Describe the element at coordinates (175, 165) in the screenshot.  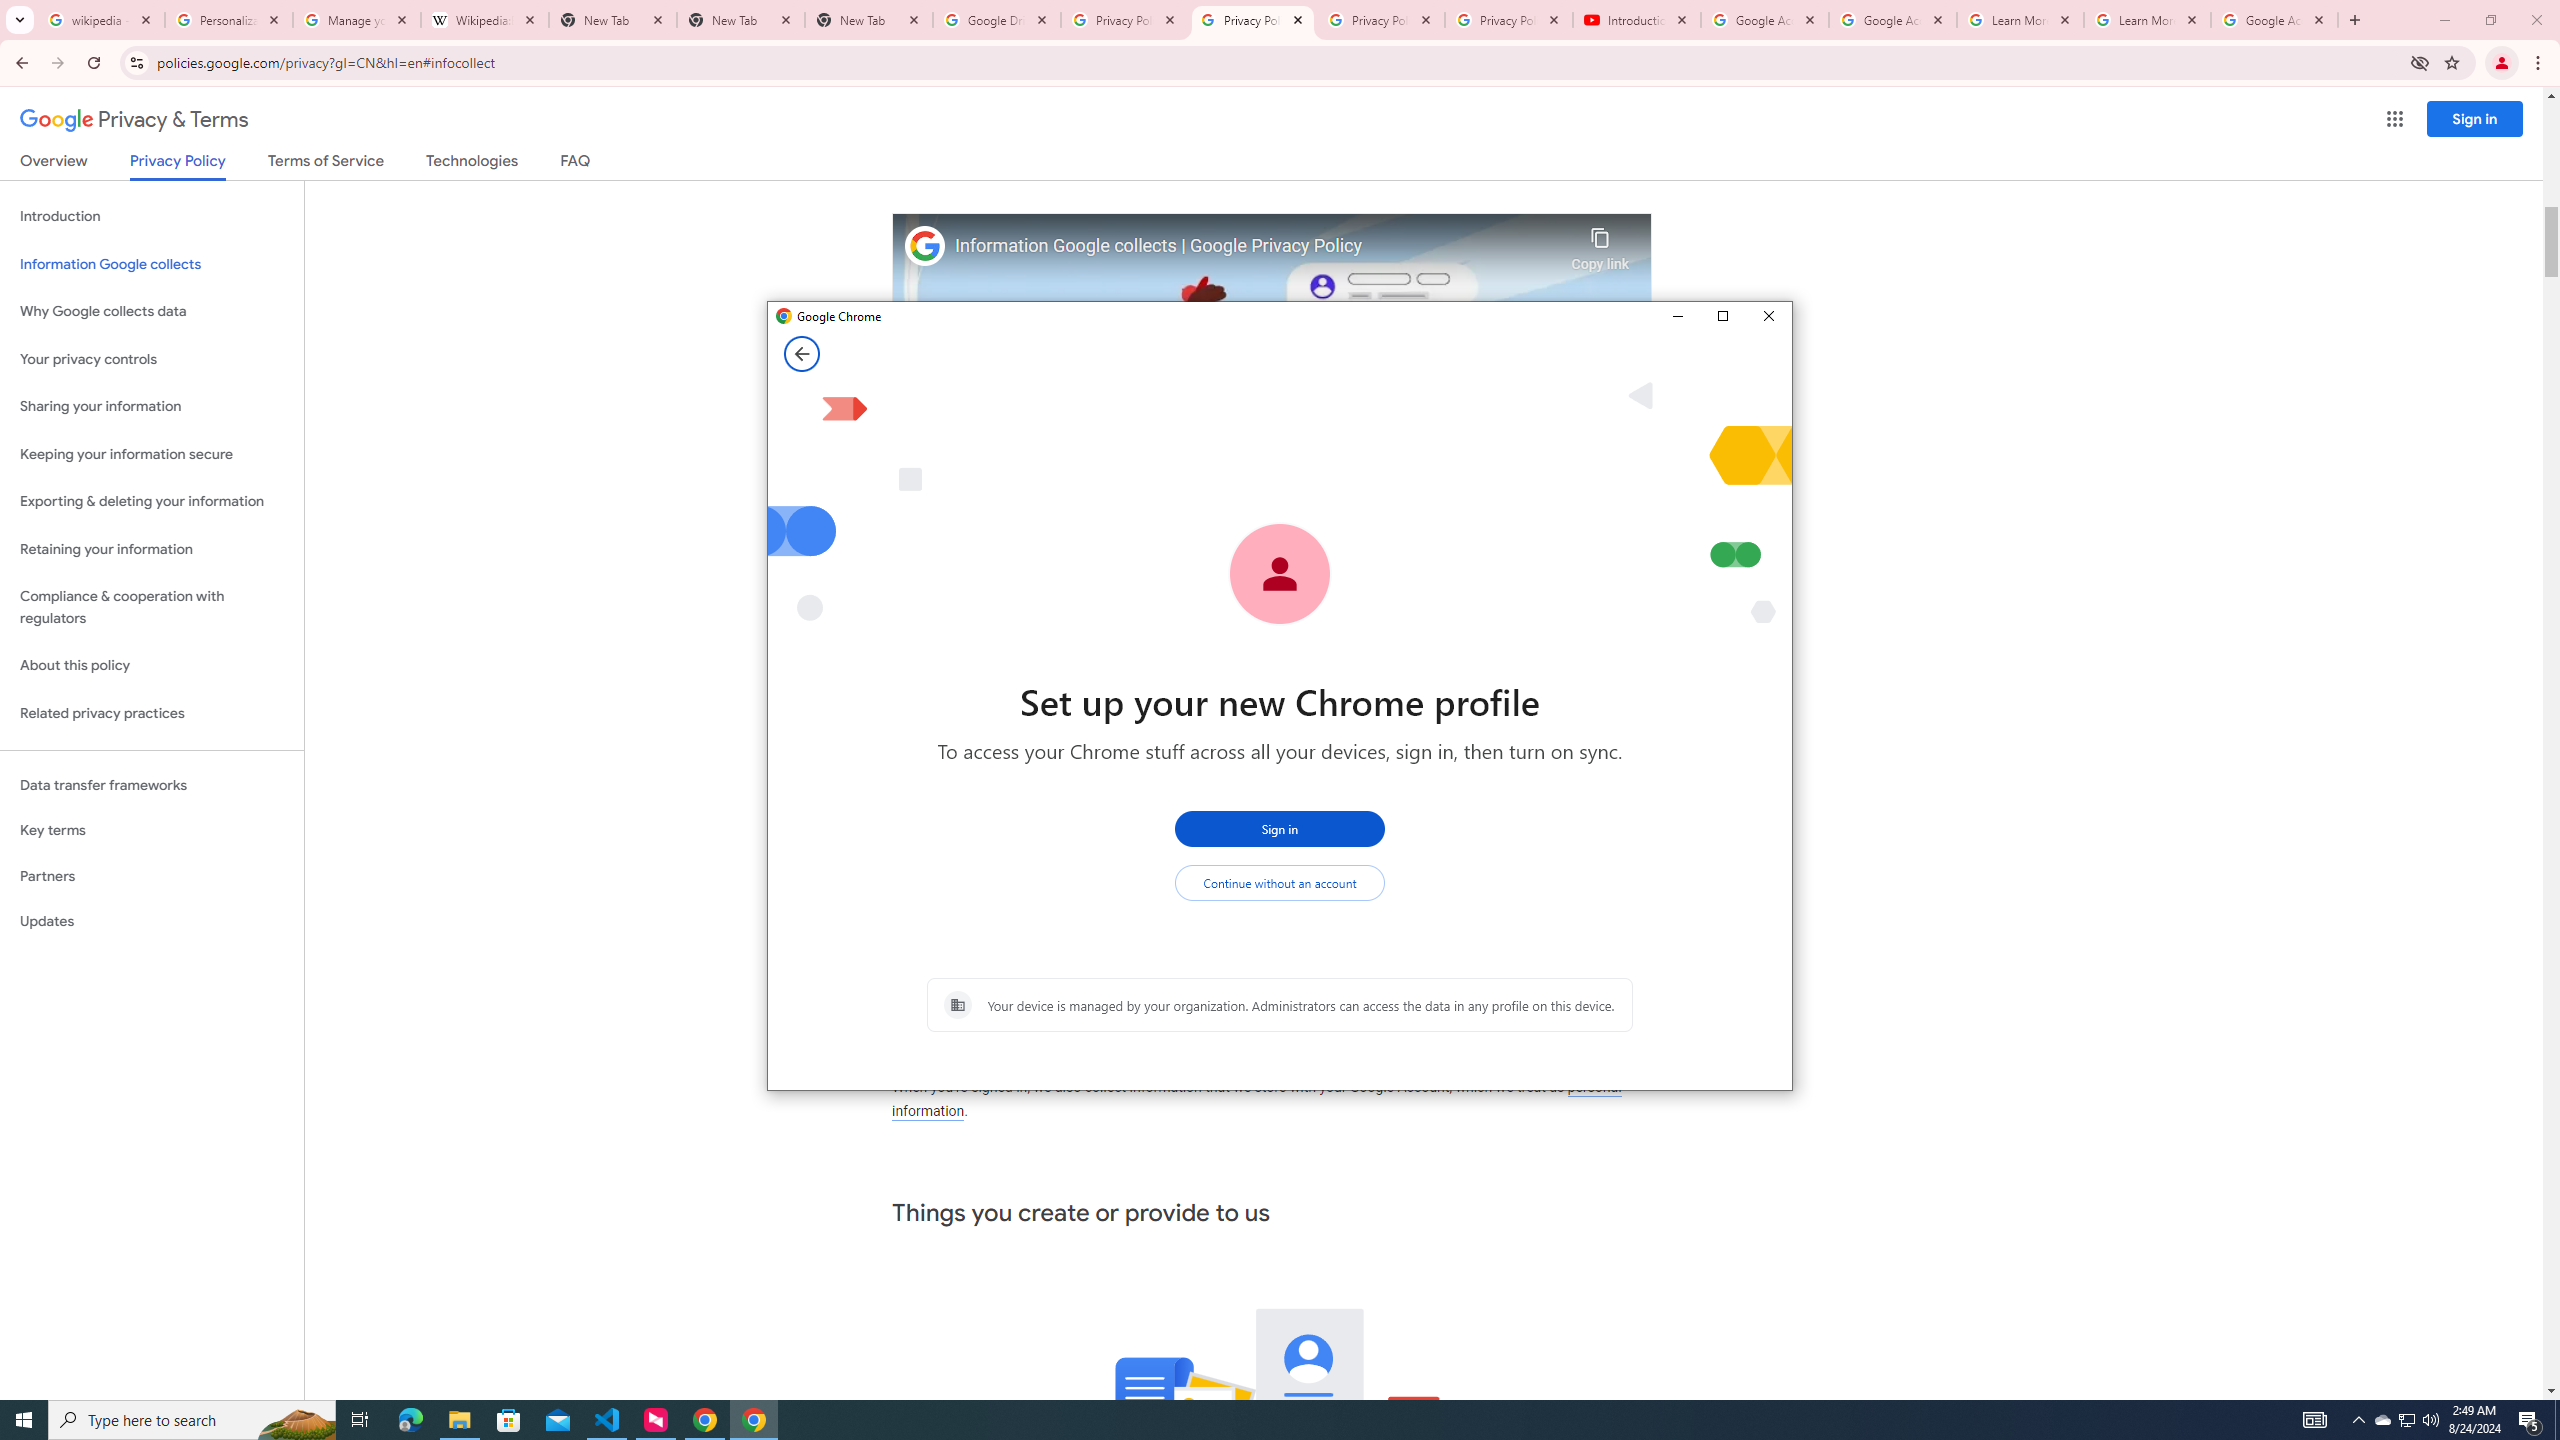
I see `'Privacy Policy'` at that location.